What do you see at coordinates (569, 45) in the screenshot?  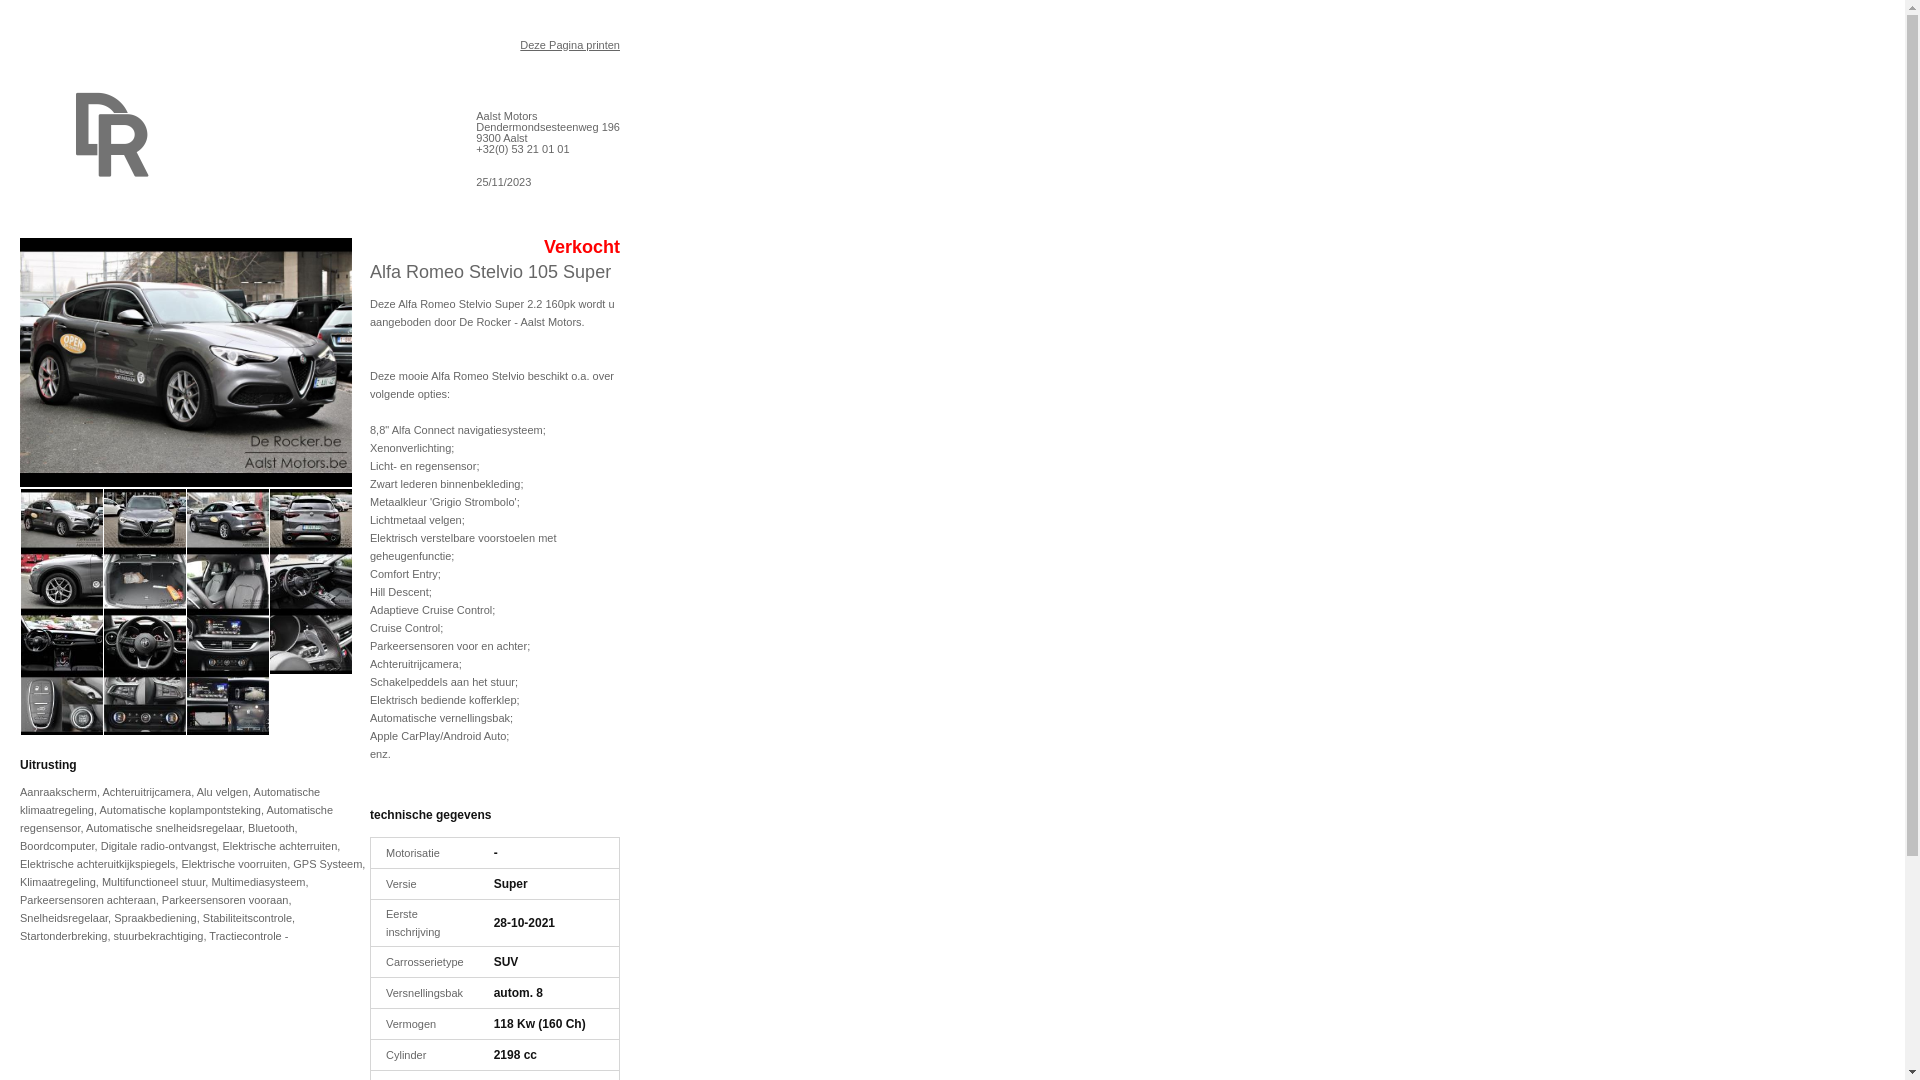 I see `'Deze Pagina printen'` at bounding box center [569, 45].